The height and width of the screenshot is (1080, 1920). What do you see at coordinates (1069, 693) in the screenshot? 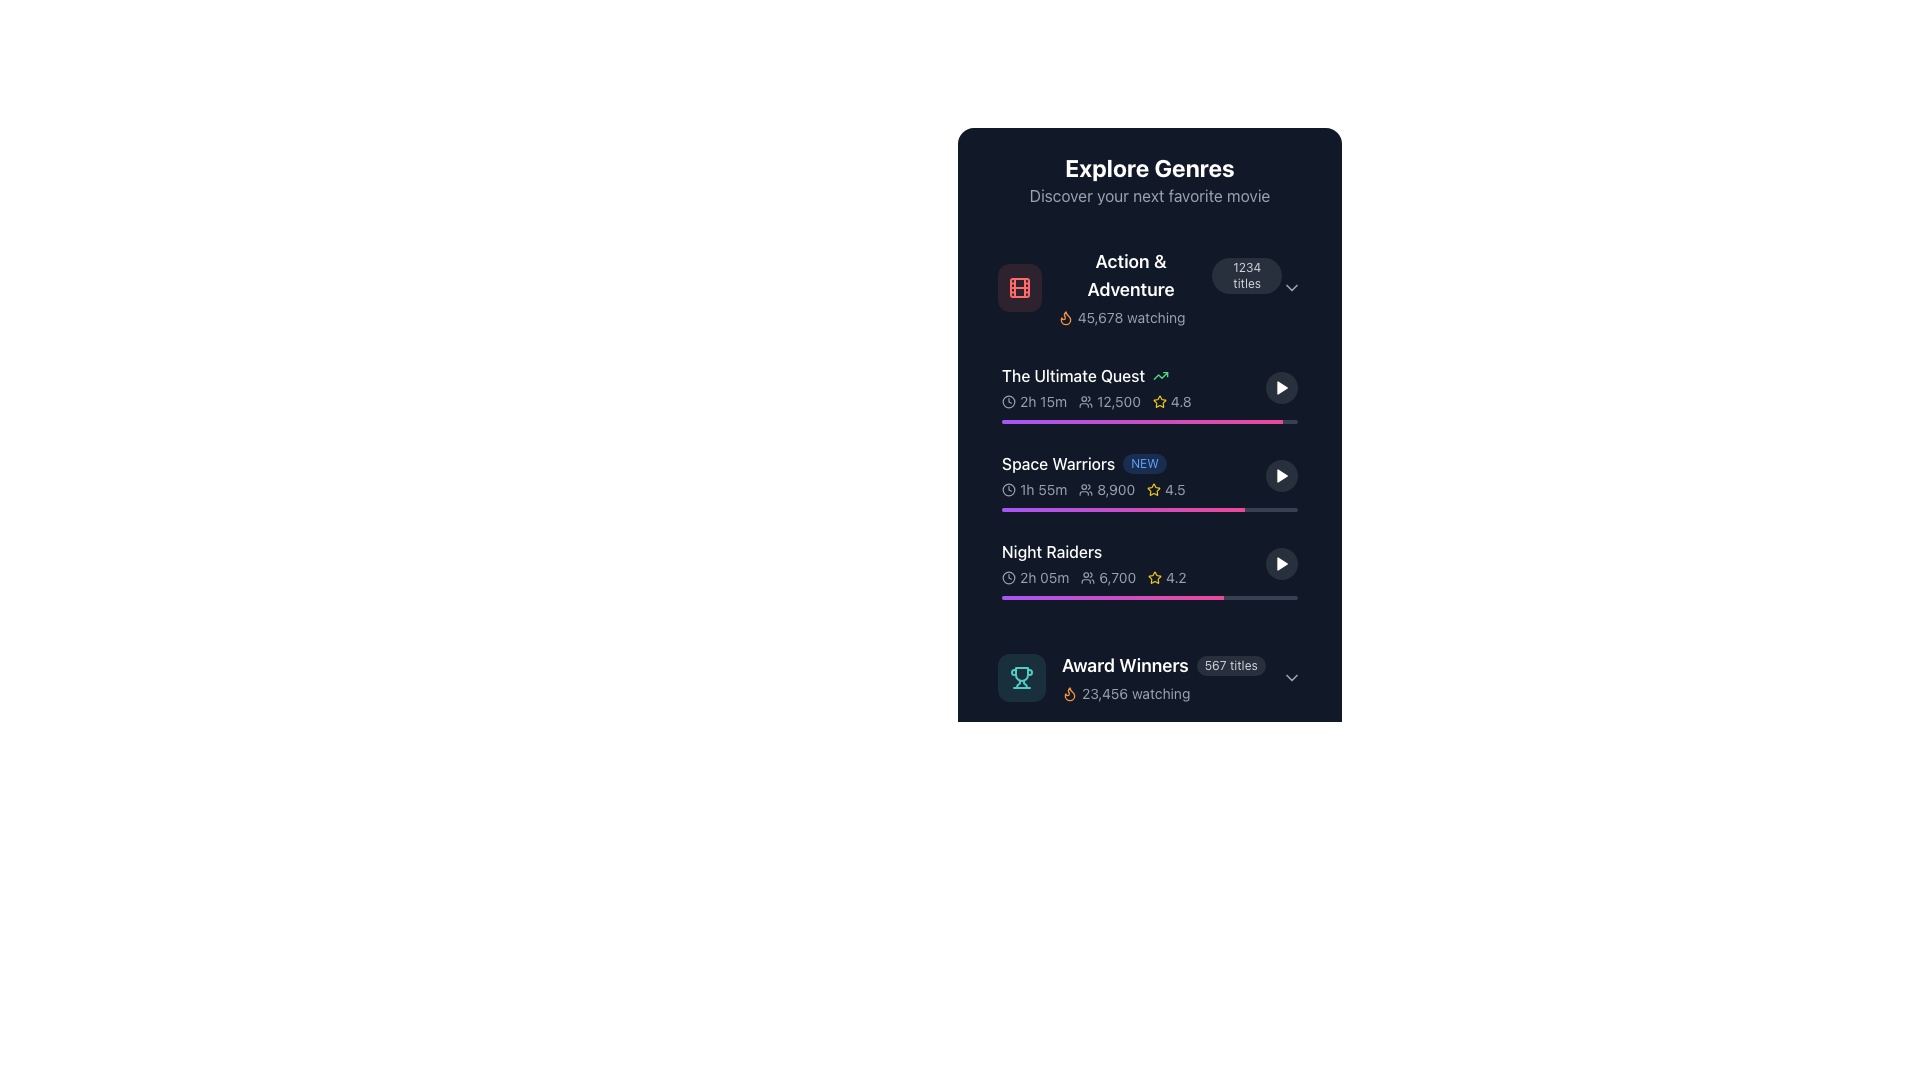
I see `the orange flame icon located to the left of the text '23,456 watching' in the 'Award Winners' section` at bounding box center [1069, 693].